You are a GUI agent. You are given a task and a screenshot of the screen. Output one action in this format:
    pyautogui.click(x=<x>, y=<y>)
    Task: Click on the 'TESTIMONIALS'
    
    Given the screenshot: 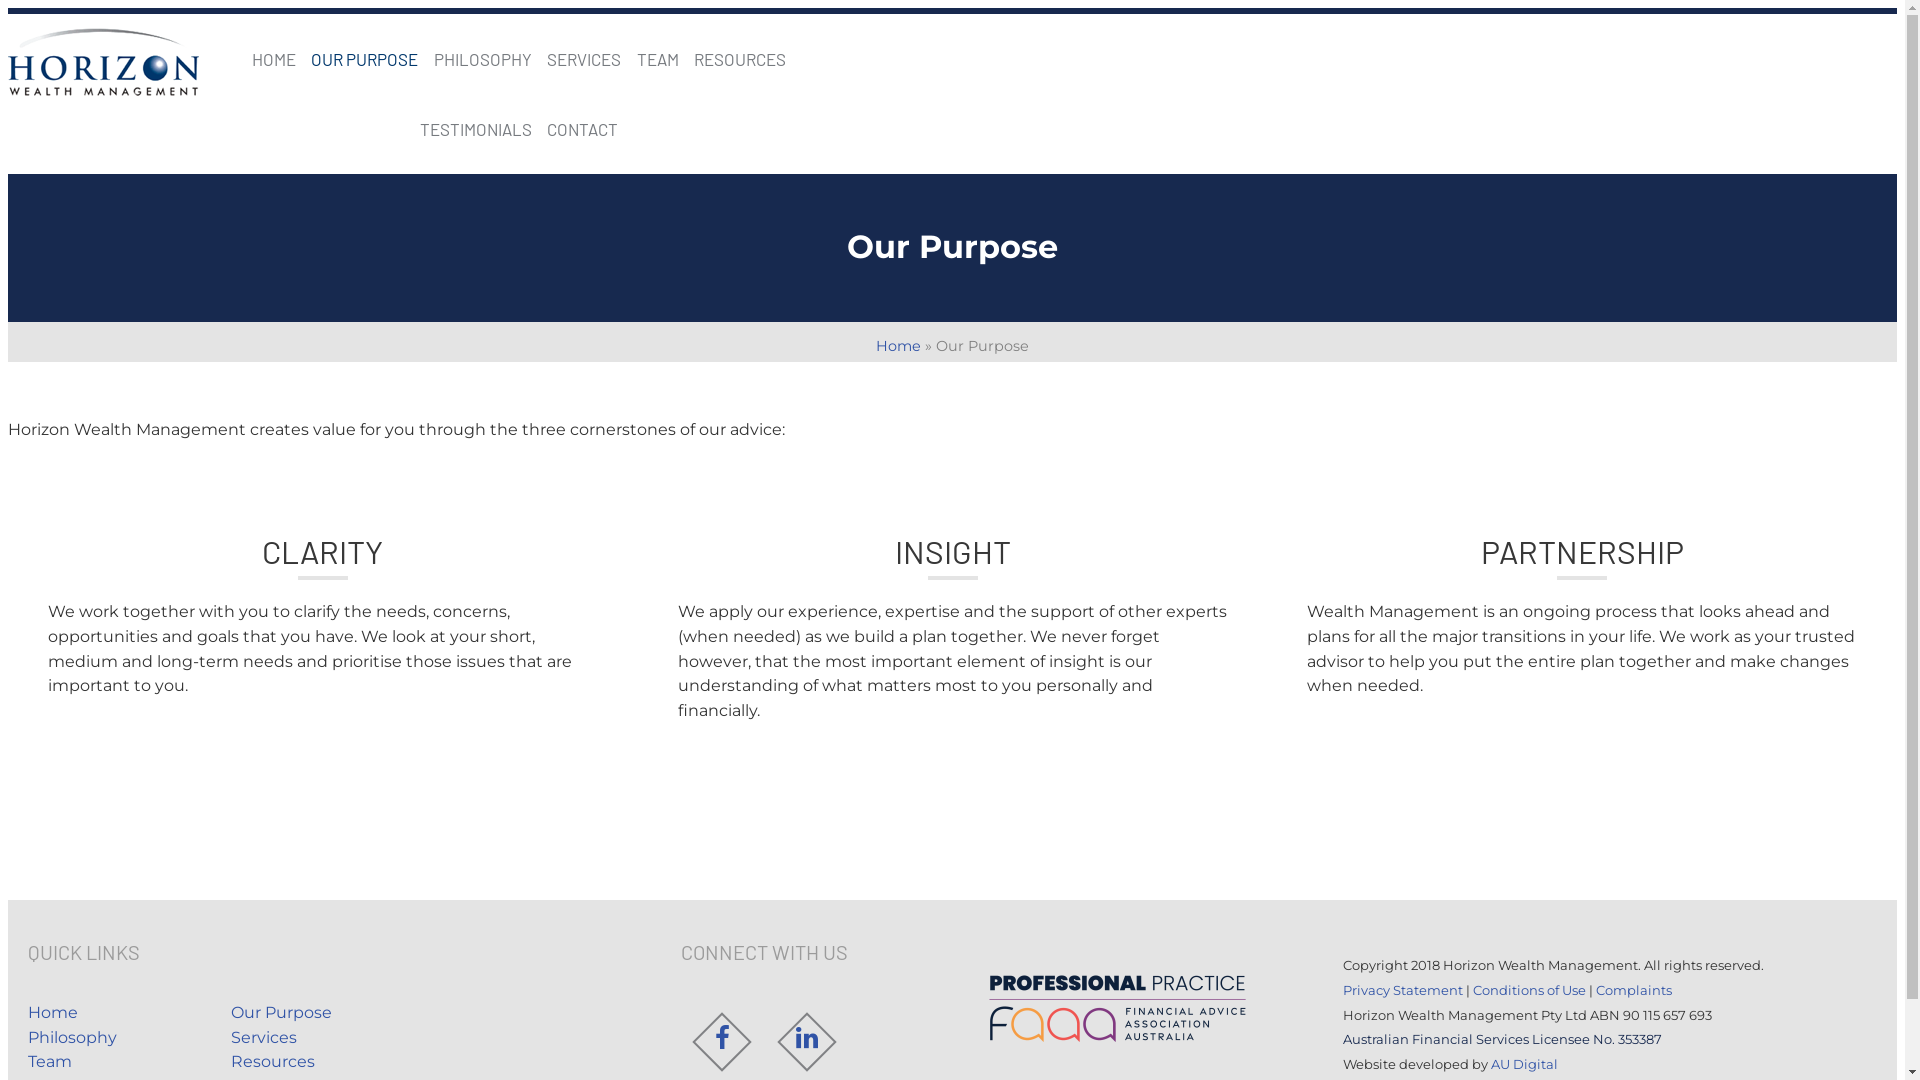 What is the action you would take?
    pyautogui.click(x=474, y=128)
    